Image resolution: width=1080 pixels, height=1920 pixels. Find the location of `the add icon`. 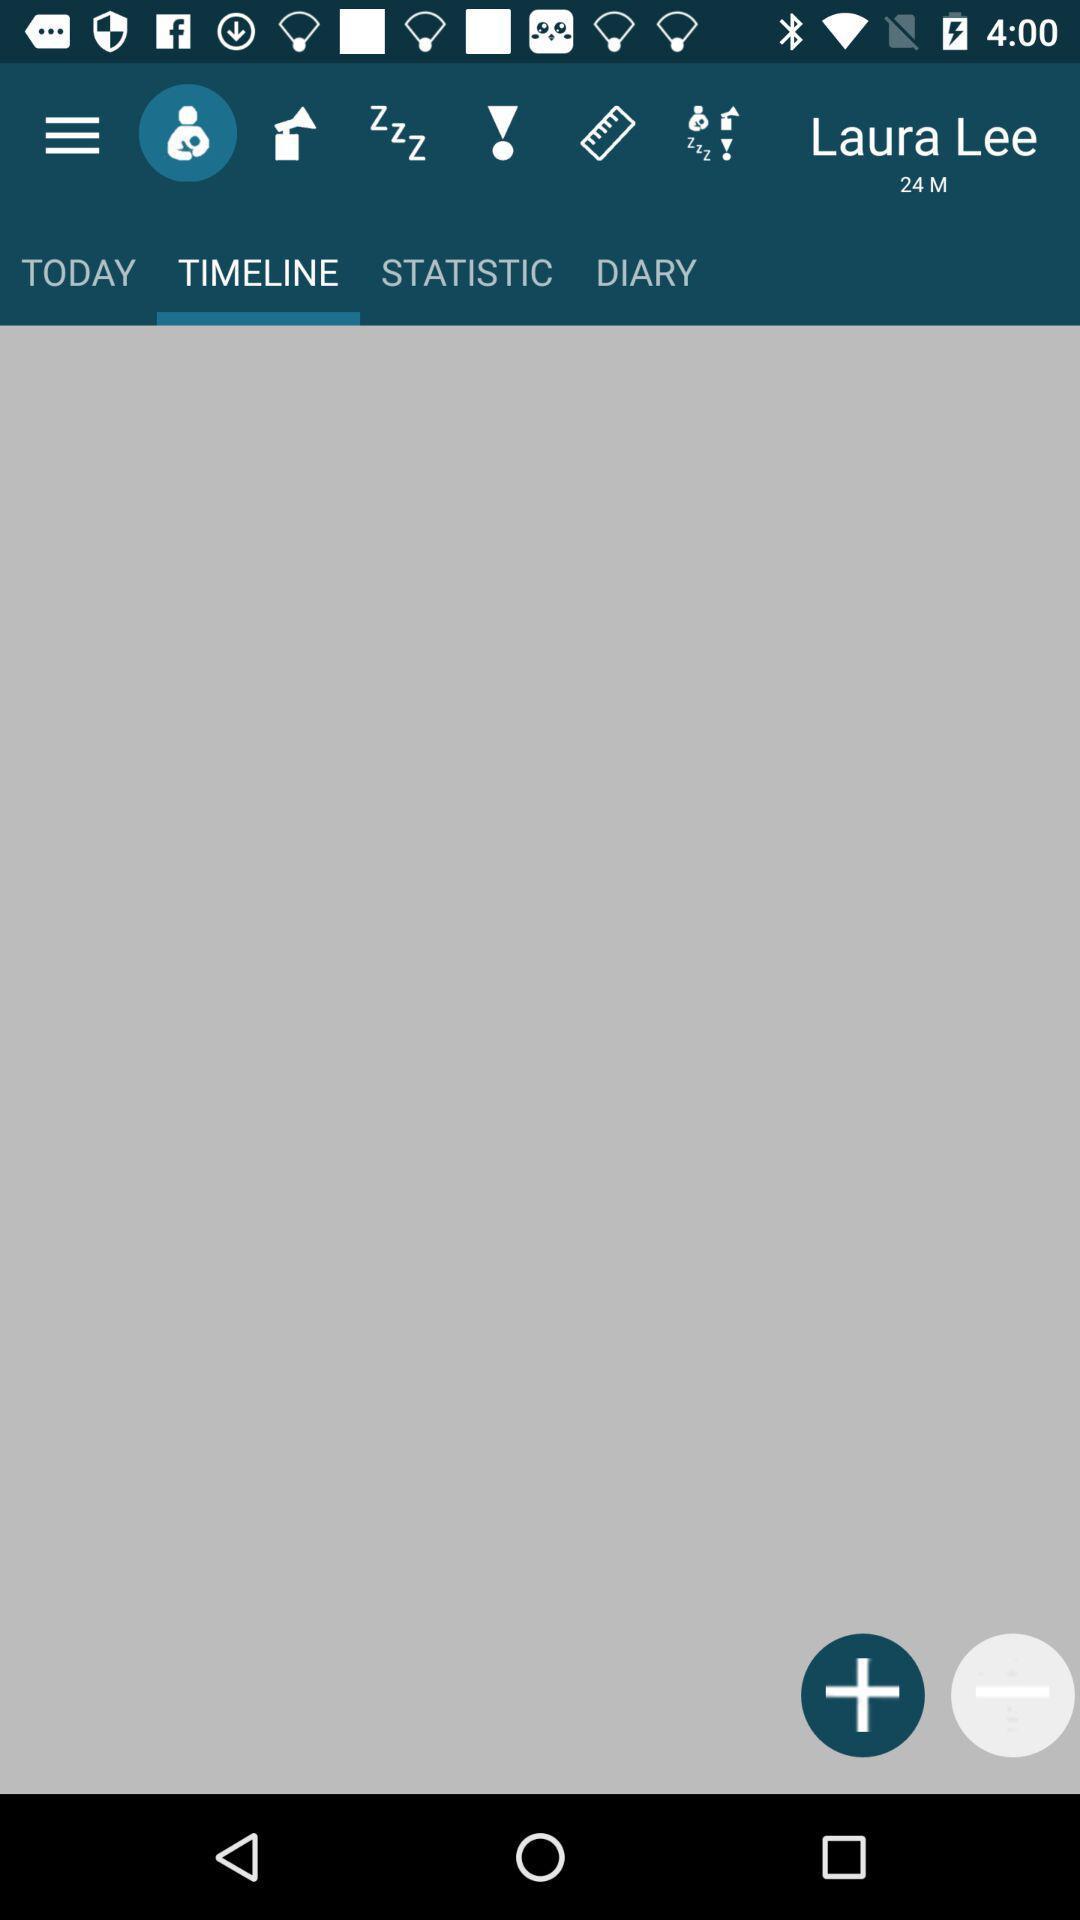

the add icon is located at coordinates (861, 1694).